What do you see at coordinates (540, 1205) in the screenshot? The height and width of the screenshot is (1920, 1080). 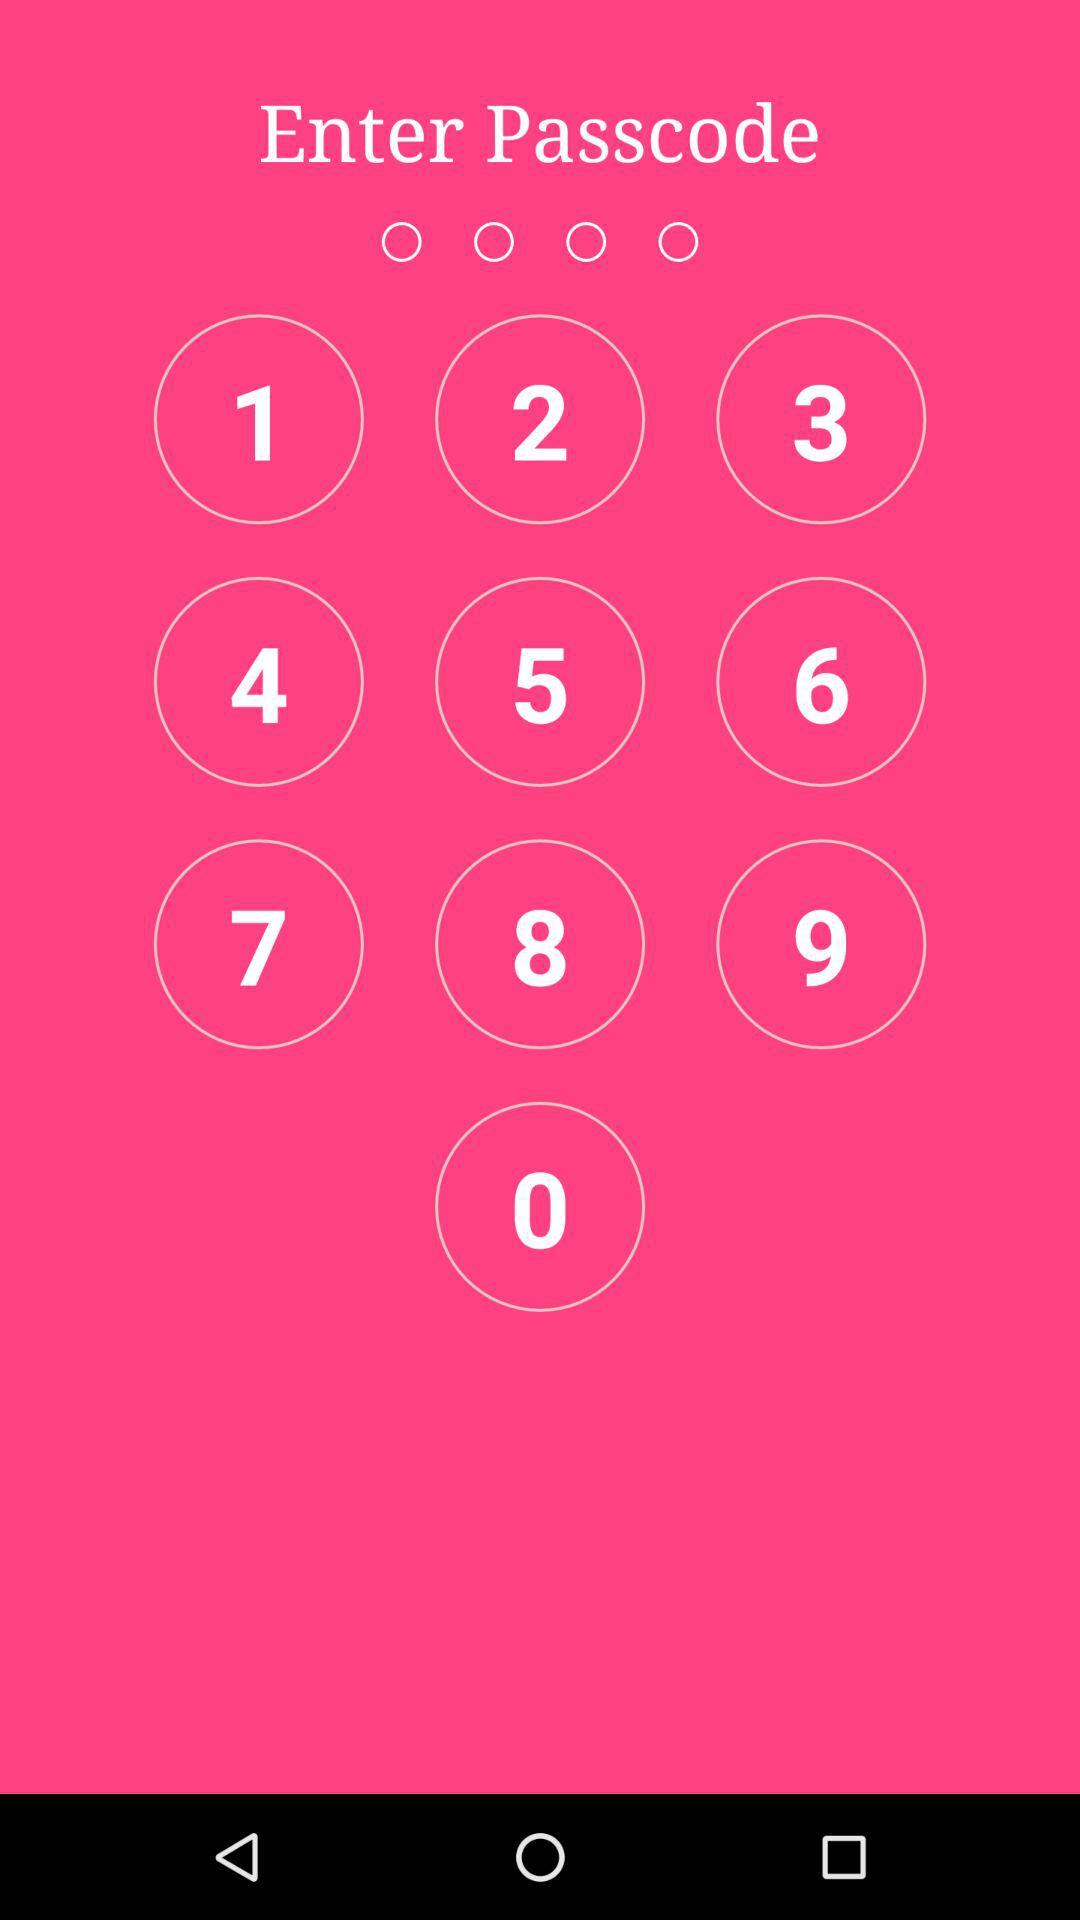 I see `0 icon` at bounding box center [540, 1205].